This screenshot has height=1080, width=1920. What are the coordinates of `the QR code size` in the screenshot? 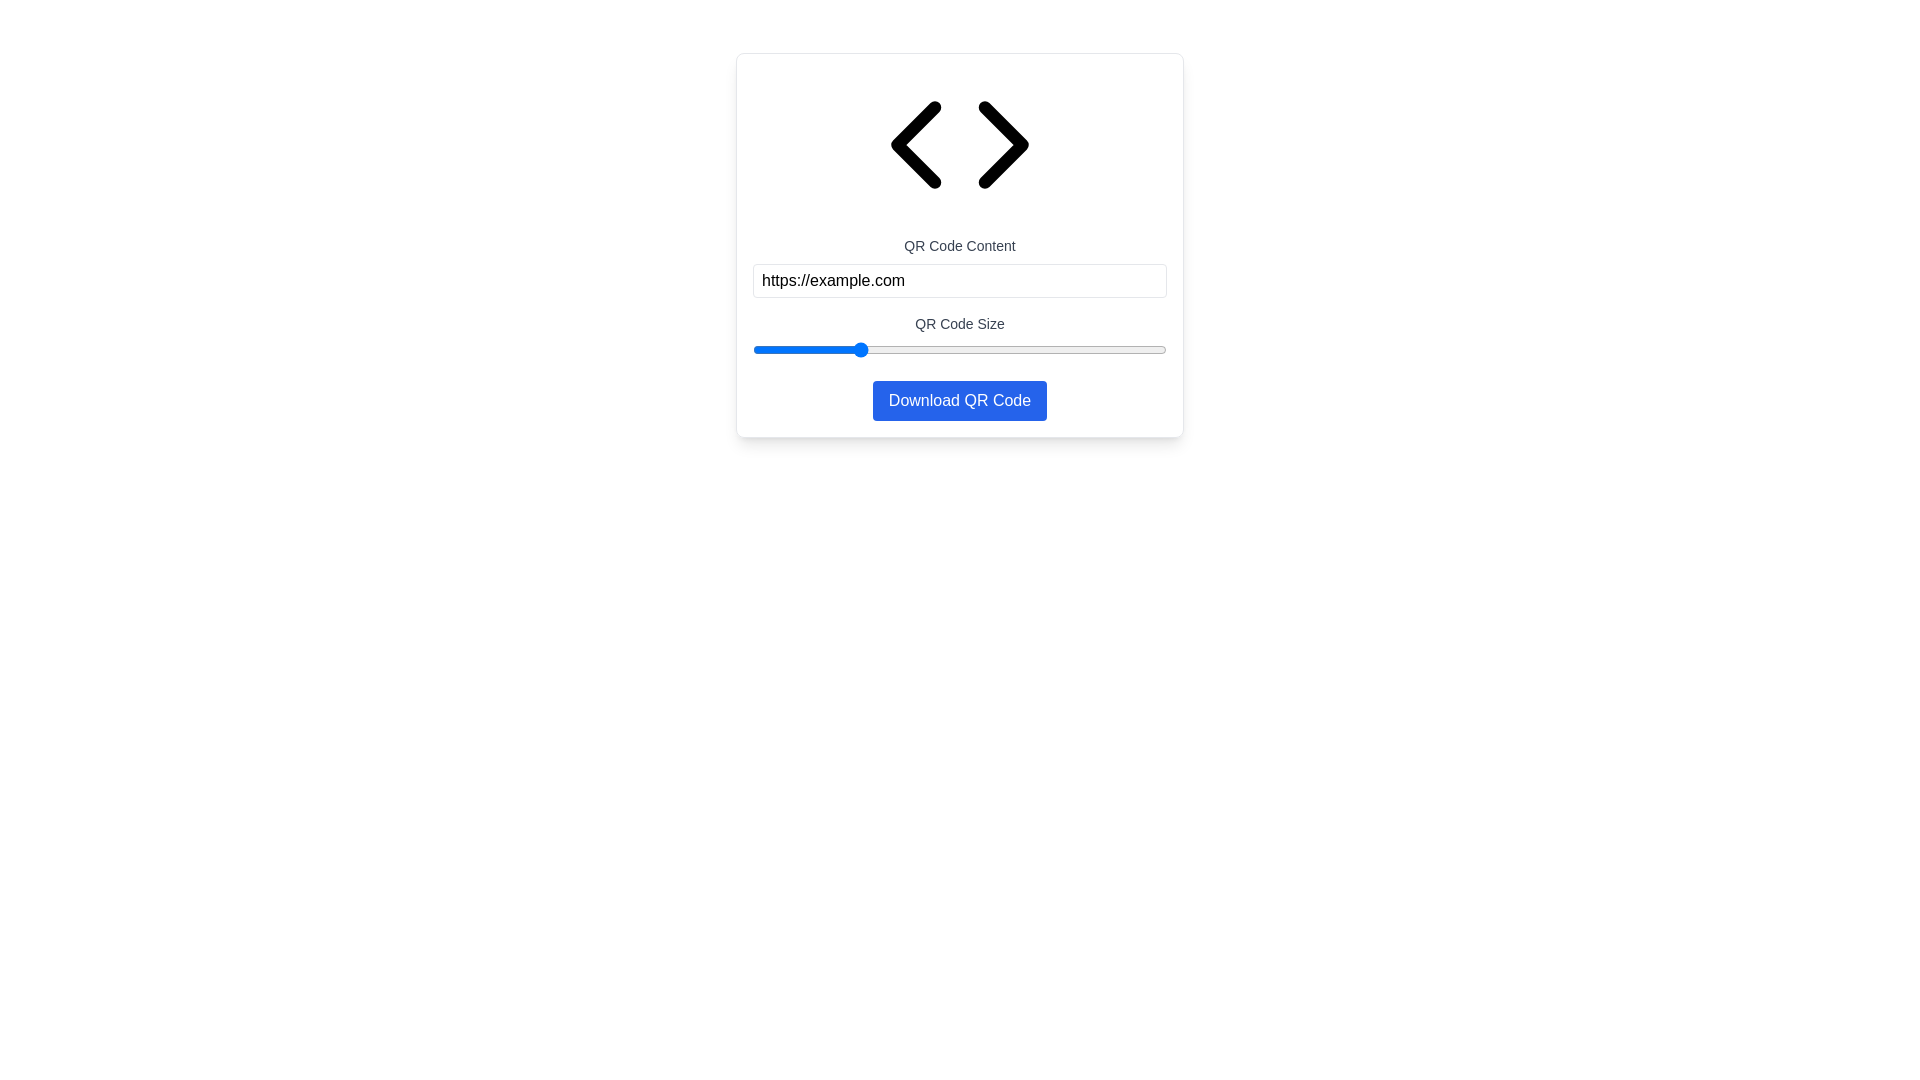 It's located at (1017, 349).